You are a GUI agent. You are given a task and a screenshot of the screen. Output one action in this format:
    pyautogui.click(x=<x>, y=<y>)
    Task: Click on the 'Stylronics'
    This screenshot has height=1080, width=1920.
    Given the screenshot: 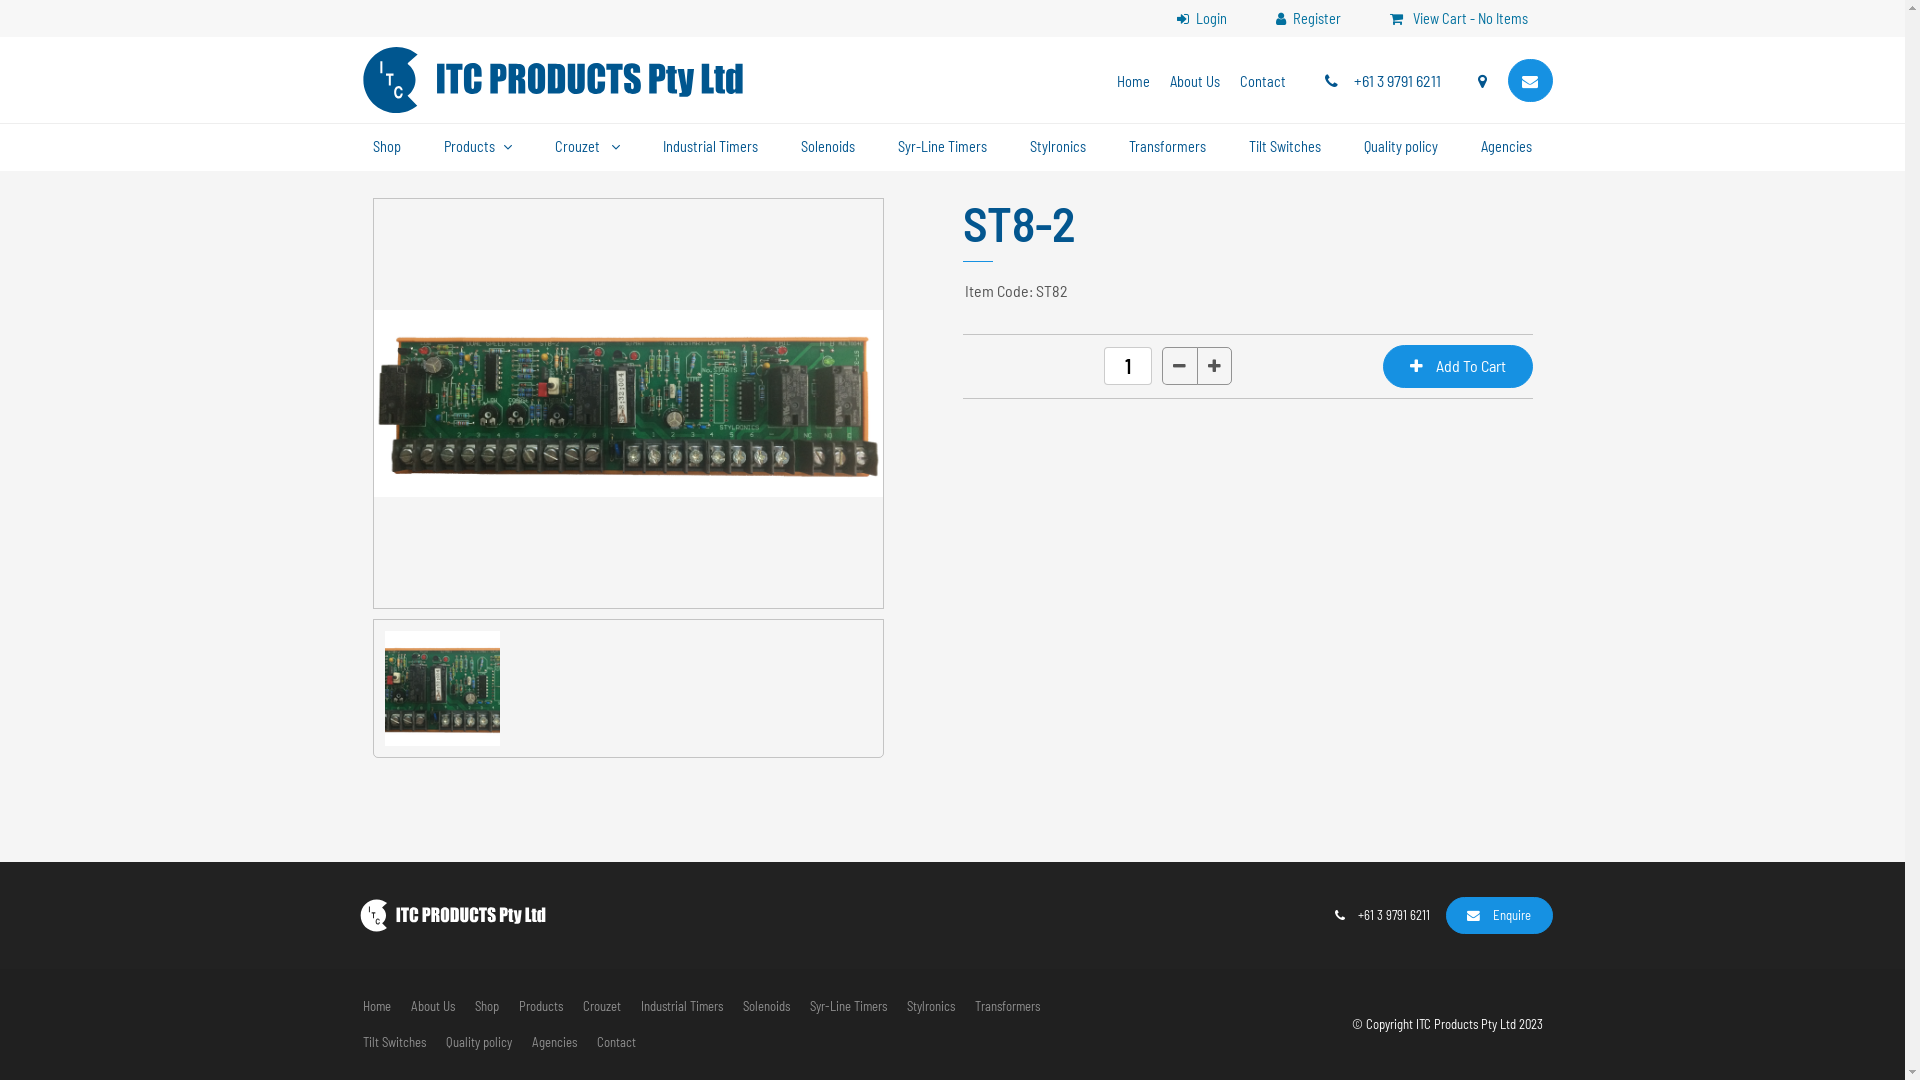 What is the action you would take?
    pyautogui.click(x=929, y=1006)
    